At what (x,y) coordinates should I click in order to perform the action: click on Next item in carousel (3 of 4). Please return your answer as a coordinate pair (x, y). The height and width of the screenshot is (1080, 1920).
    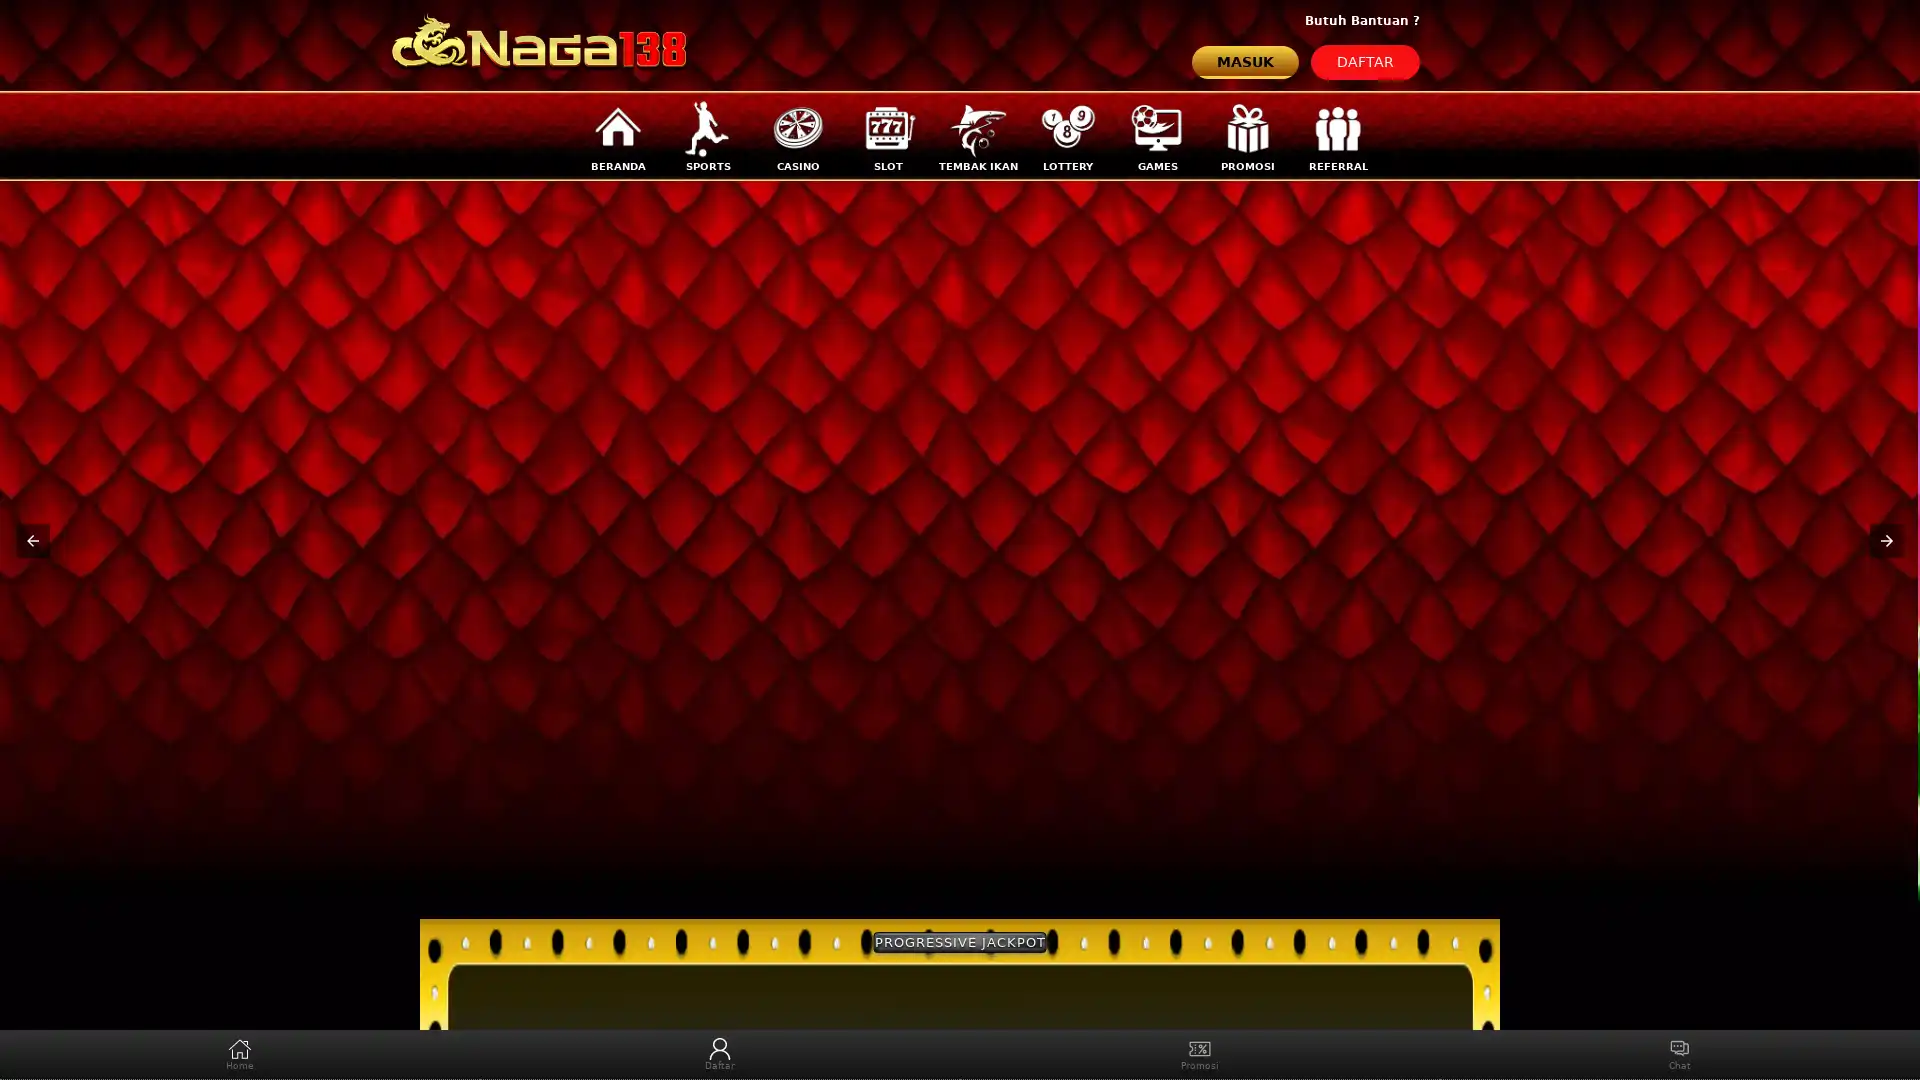
    Looking at the image, I should click on (1885, 540).